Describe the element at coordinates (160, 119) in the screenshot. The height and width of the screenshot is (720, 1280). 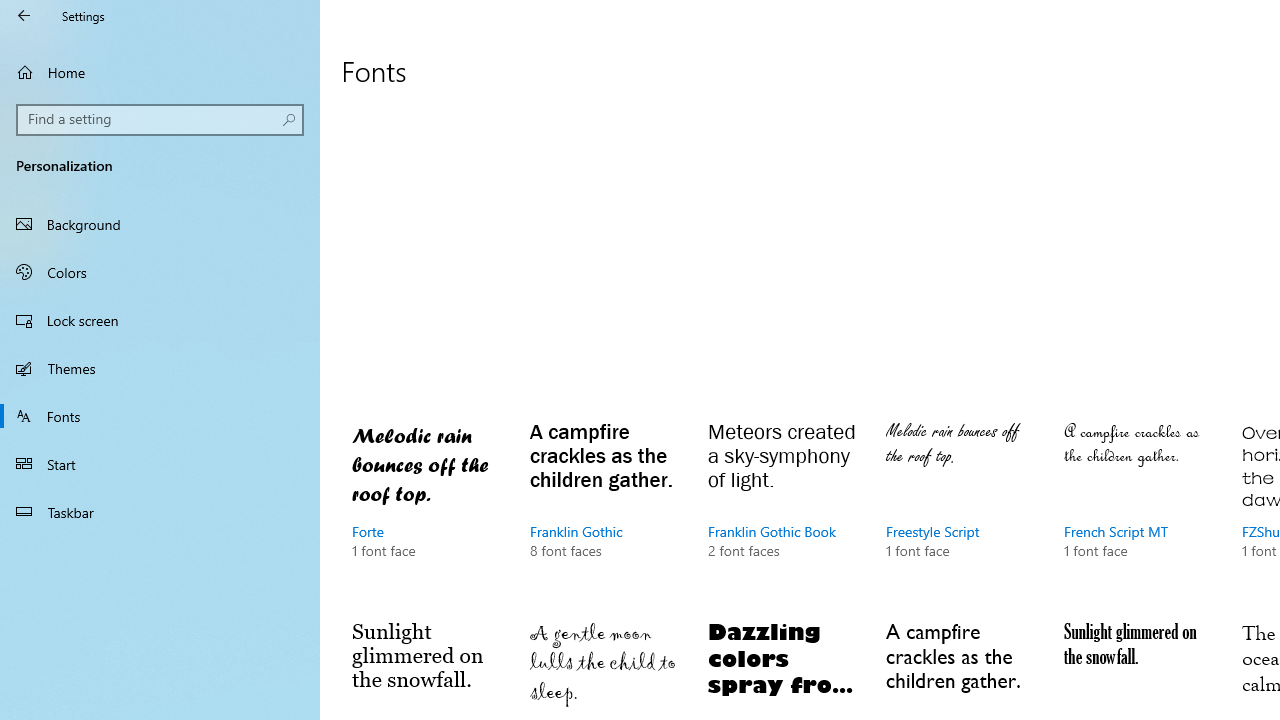
I see `'Search box, Find a setting'` at that location.